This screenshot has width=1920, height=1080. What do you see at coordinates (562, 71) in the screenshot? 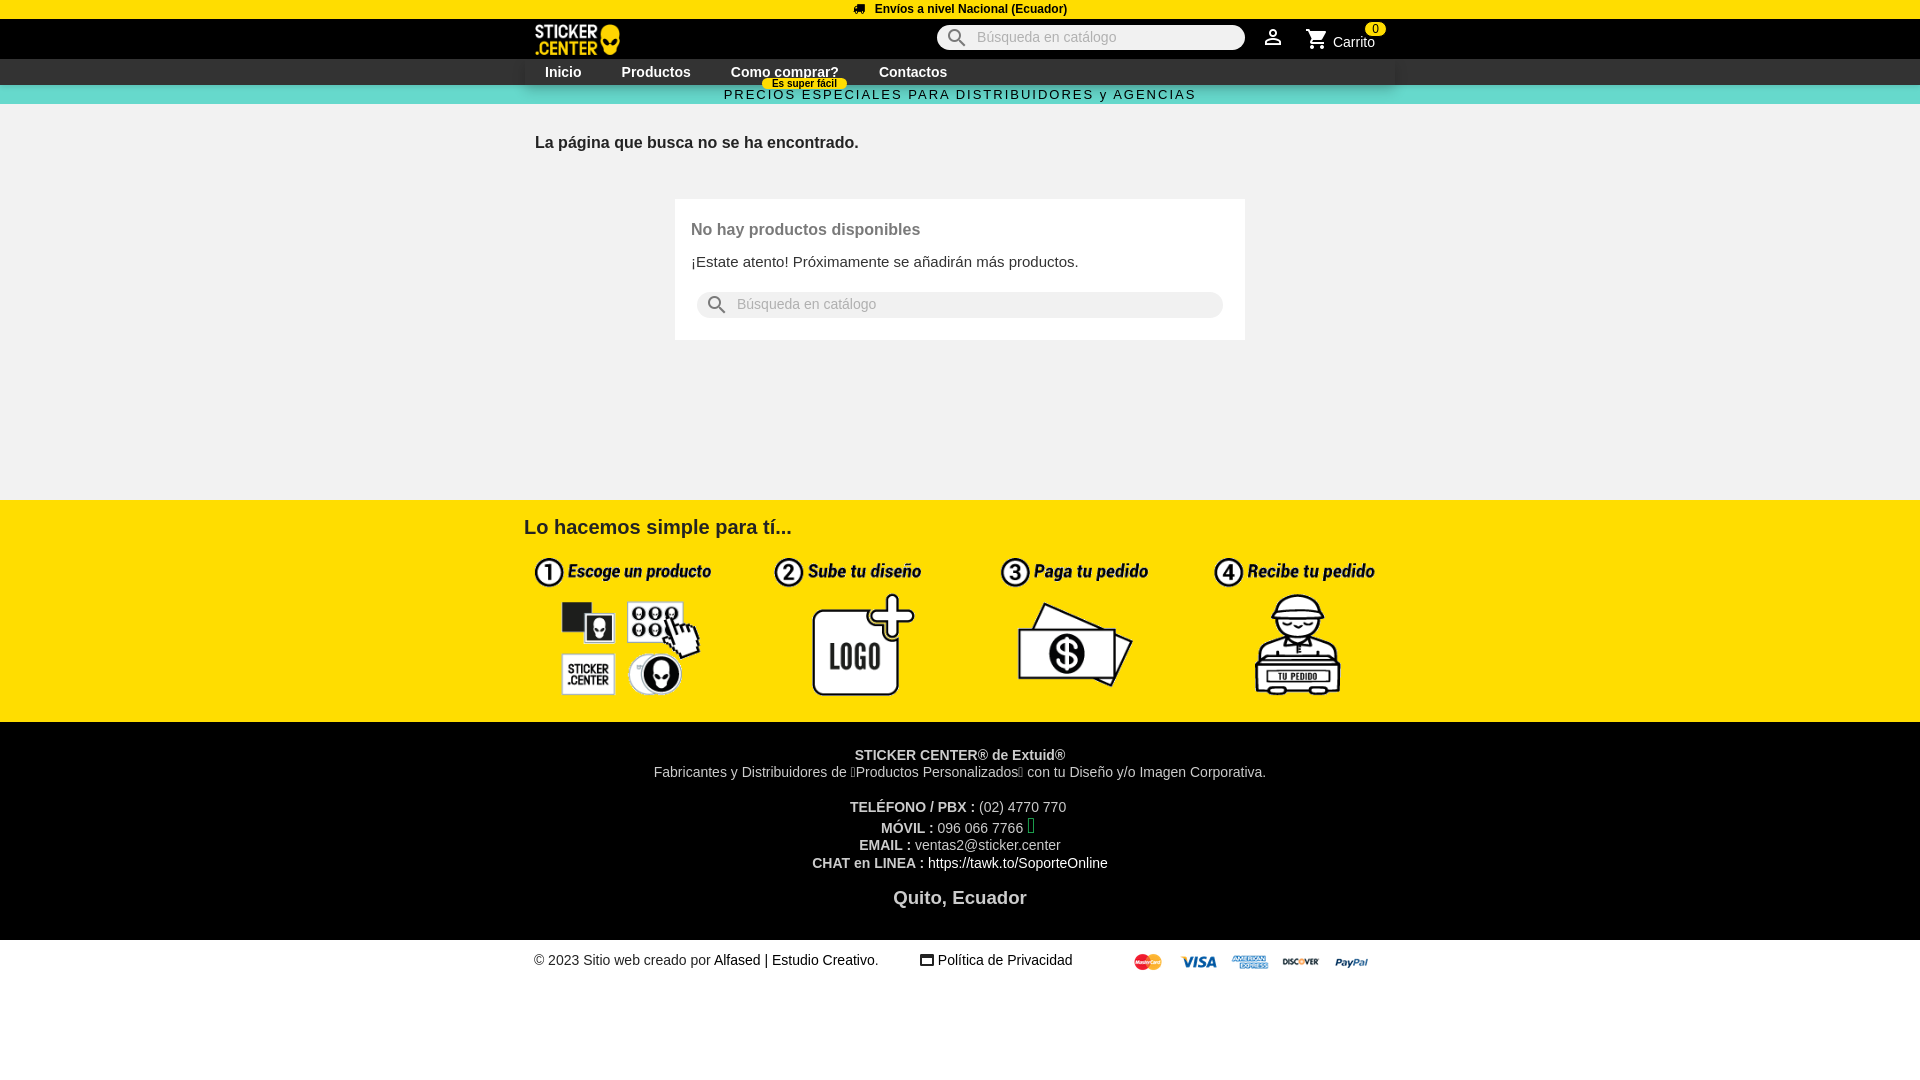
I see `'Inicio'` at bounding box center [562, 71].